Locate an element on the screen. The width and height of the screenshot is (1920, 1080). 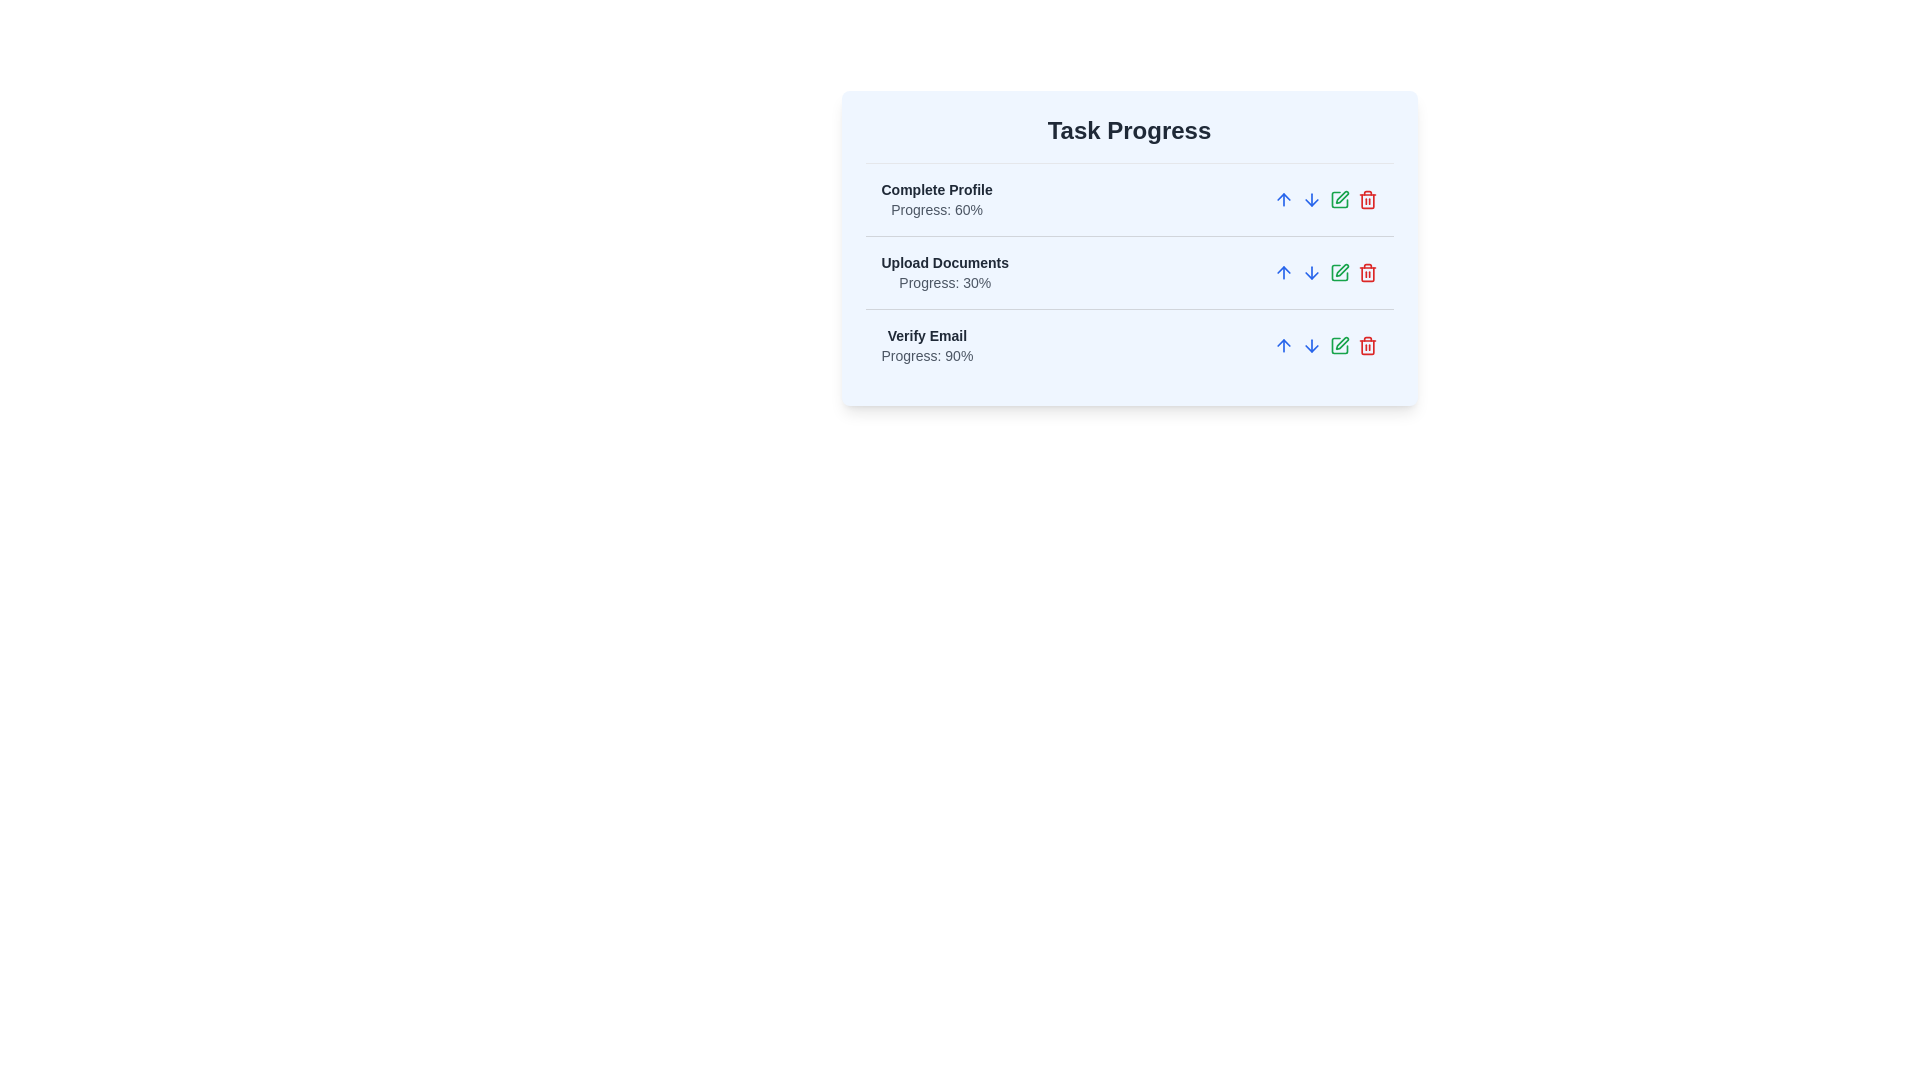
the Progress tracking display located centrally on the page, which shows task information and progress percentage is located at coordinates (1129, 272).